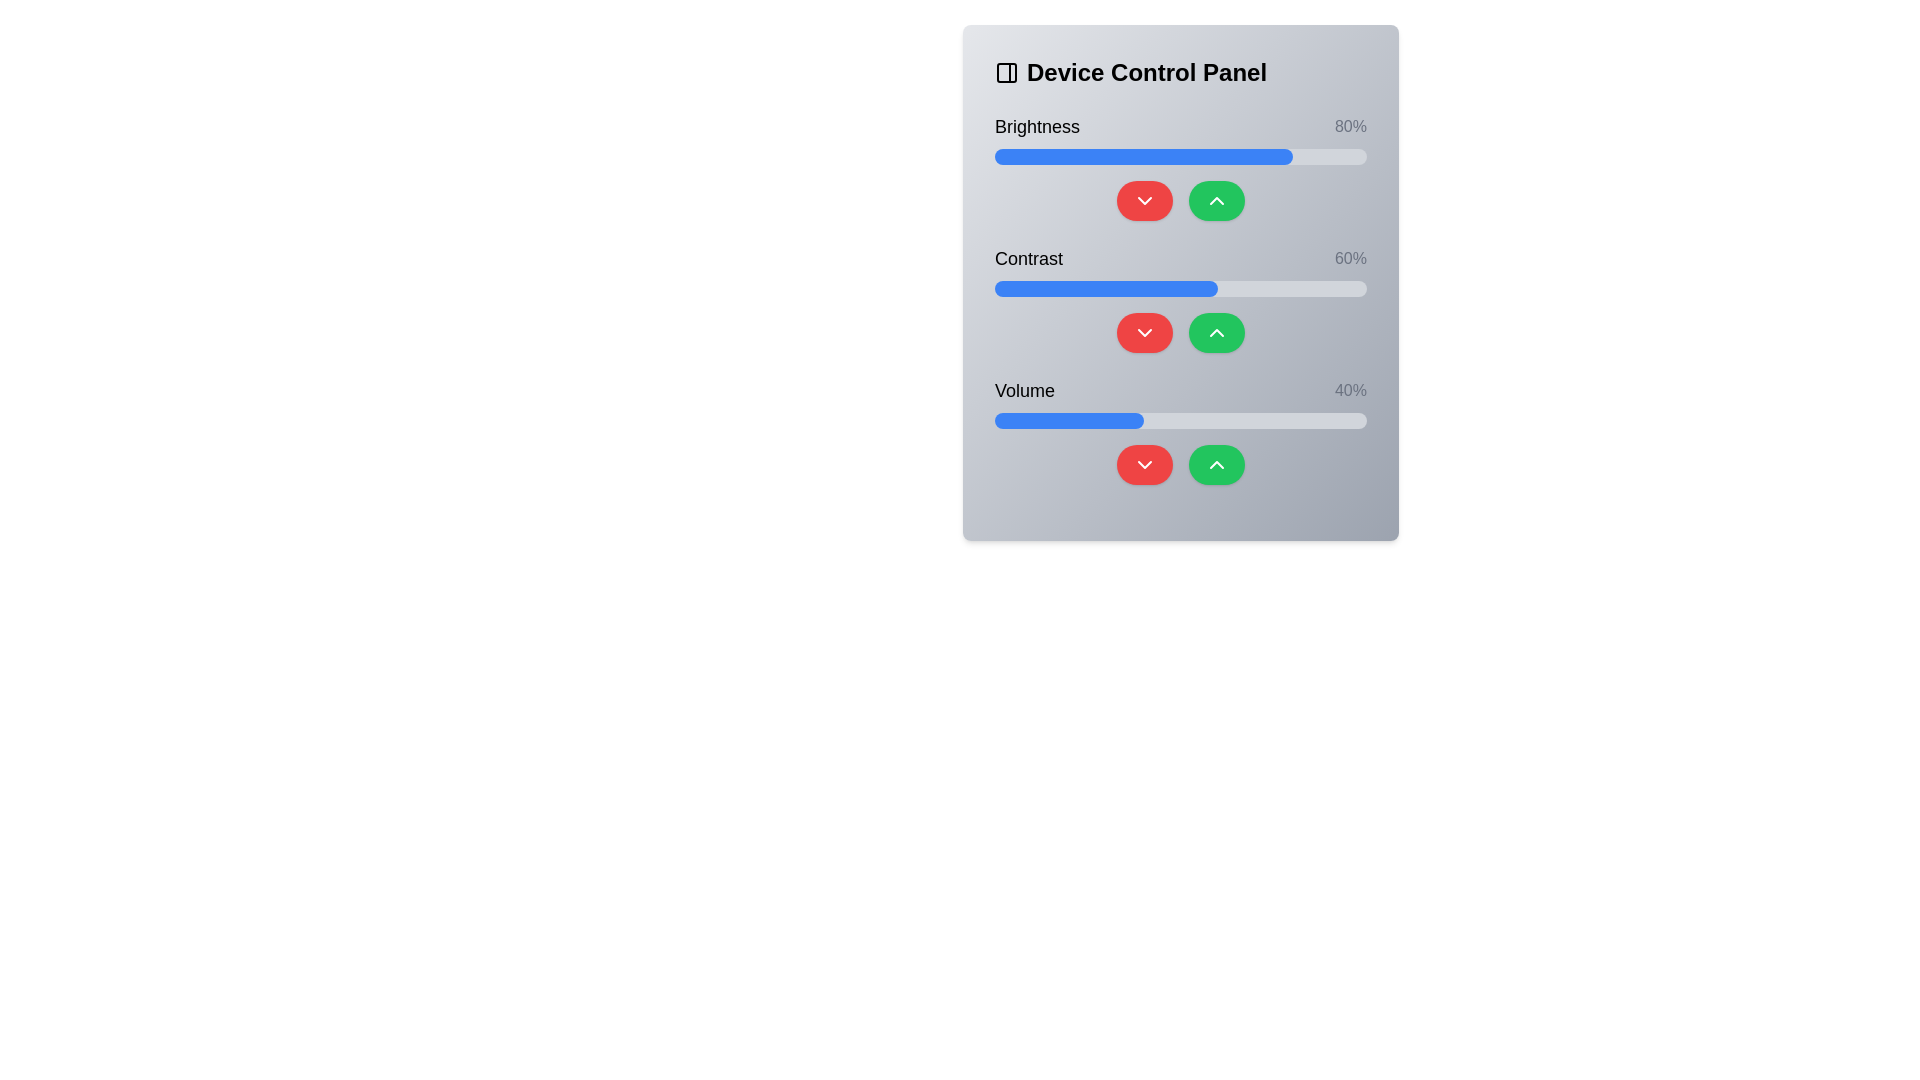 The width and height of the screenshot is (1920, 1080). Describe the element at coordinates (1199, 289) in the screenshot. I see `the contrast level` at that location.